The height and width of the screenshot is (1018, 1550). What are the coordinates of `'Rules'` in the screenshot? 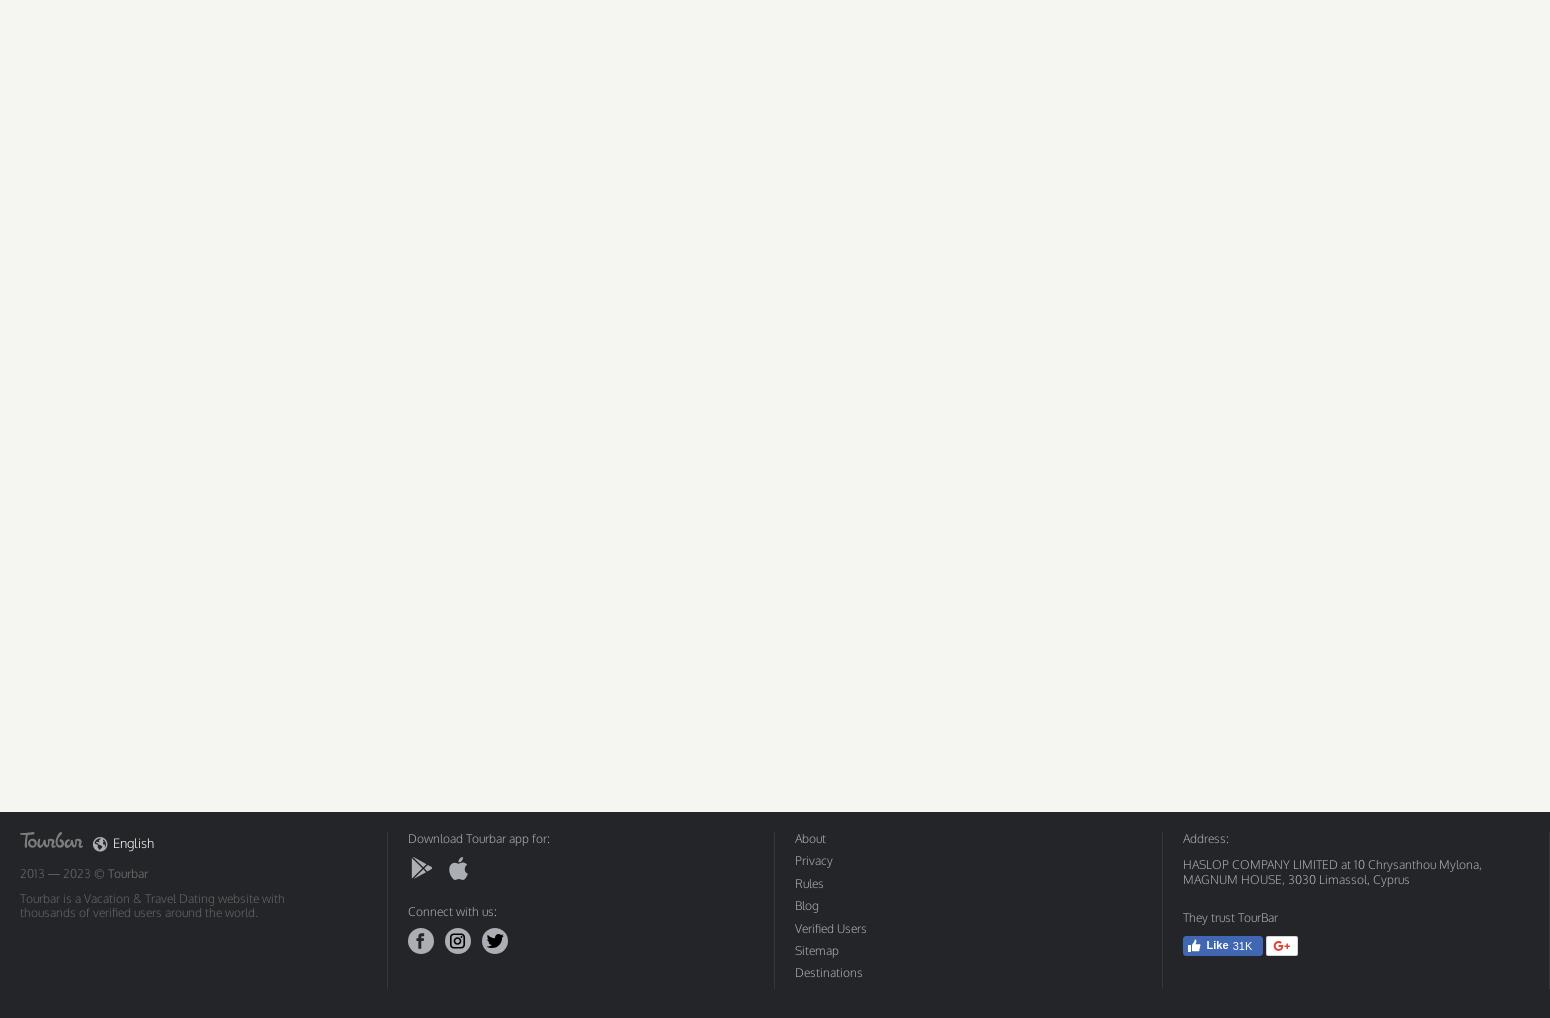 It's located at (808, 882).